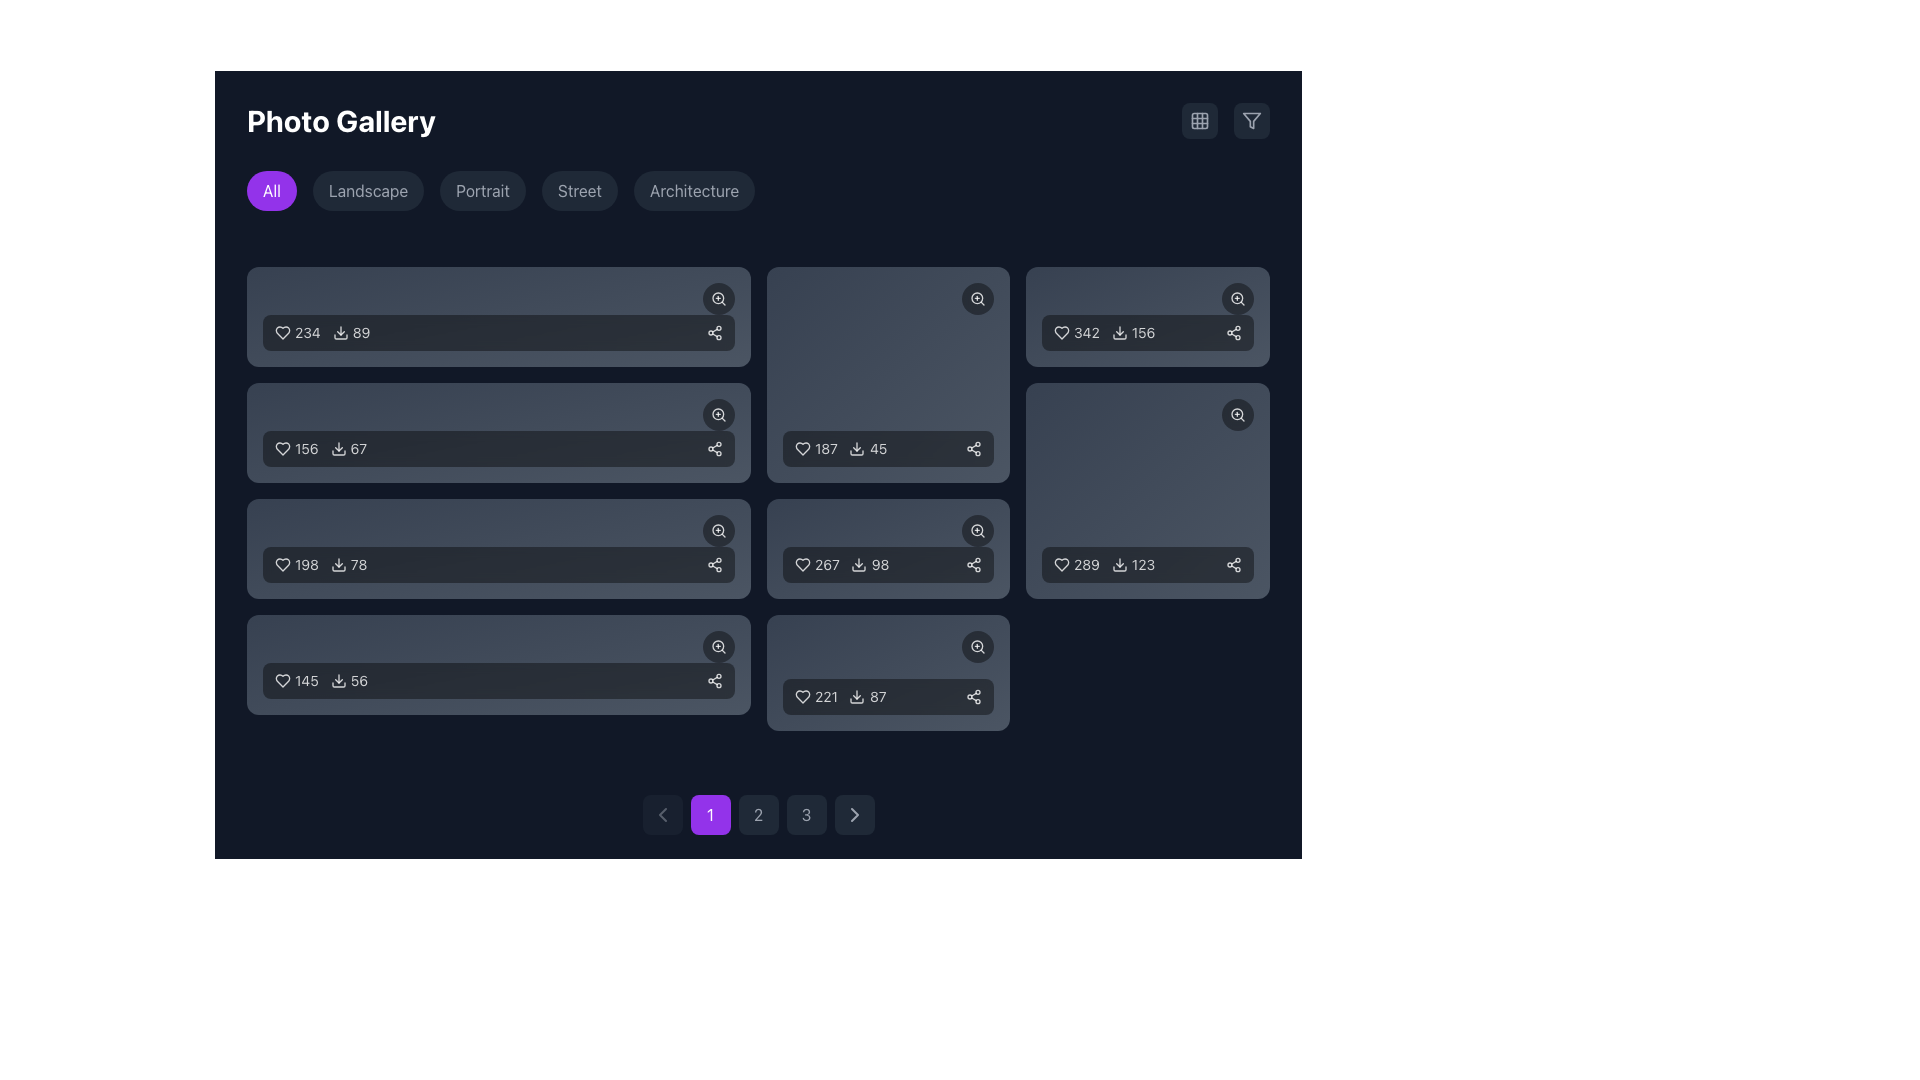 This screenshot has width=1920, height=1080. I want to click on the pagination button located at the bottom-right of the pagination section, which features a rounded rectangular shape with a gray background and a right-pointing arrow icon, so click(854, 814).